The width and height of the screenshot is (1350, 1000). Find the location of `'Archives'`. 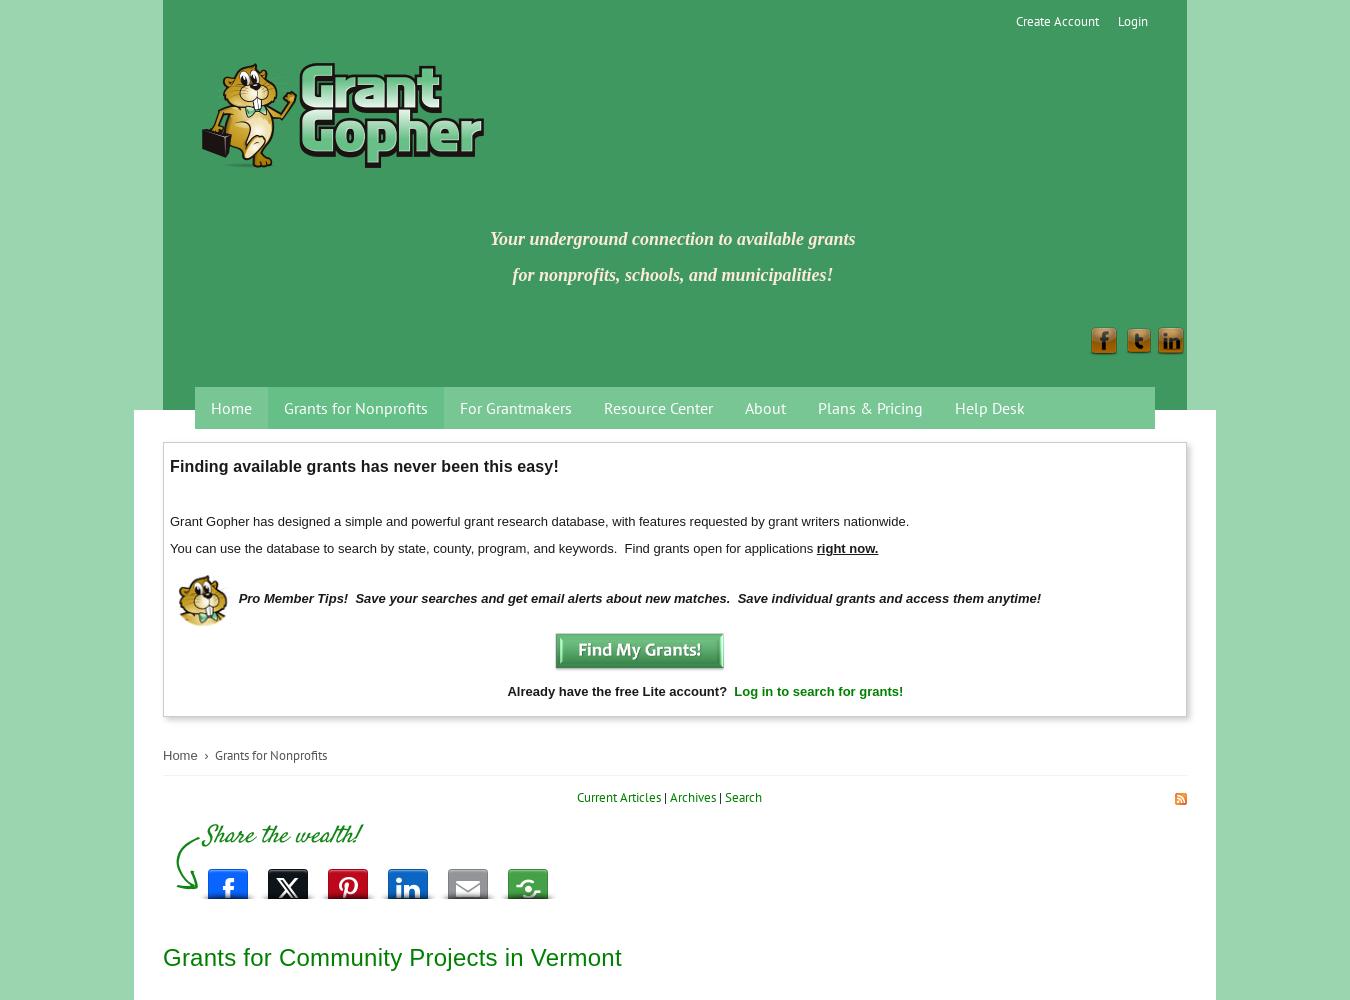

'Archives' is located at coordinates (669, 796).